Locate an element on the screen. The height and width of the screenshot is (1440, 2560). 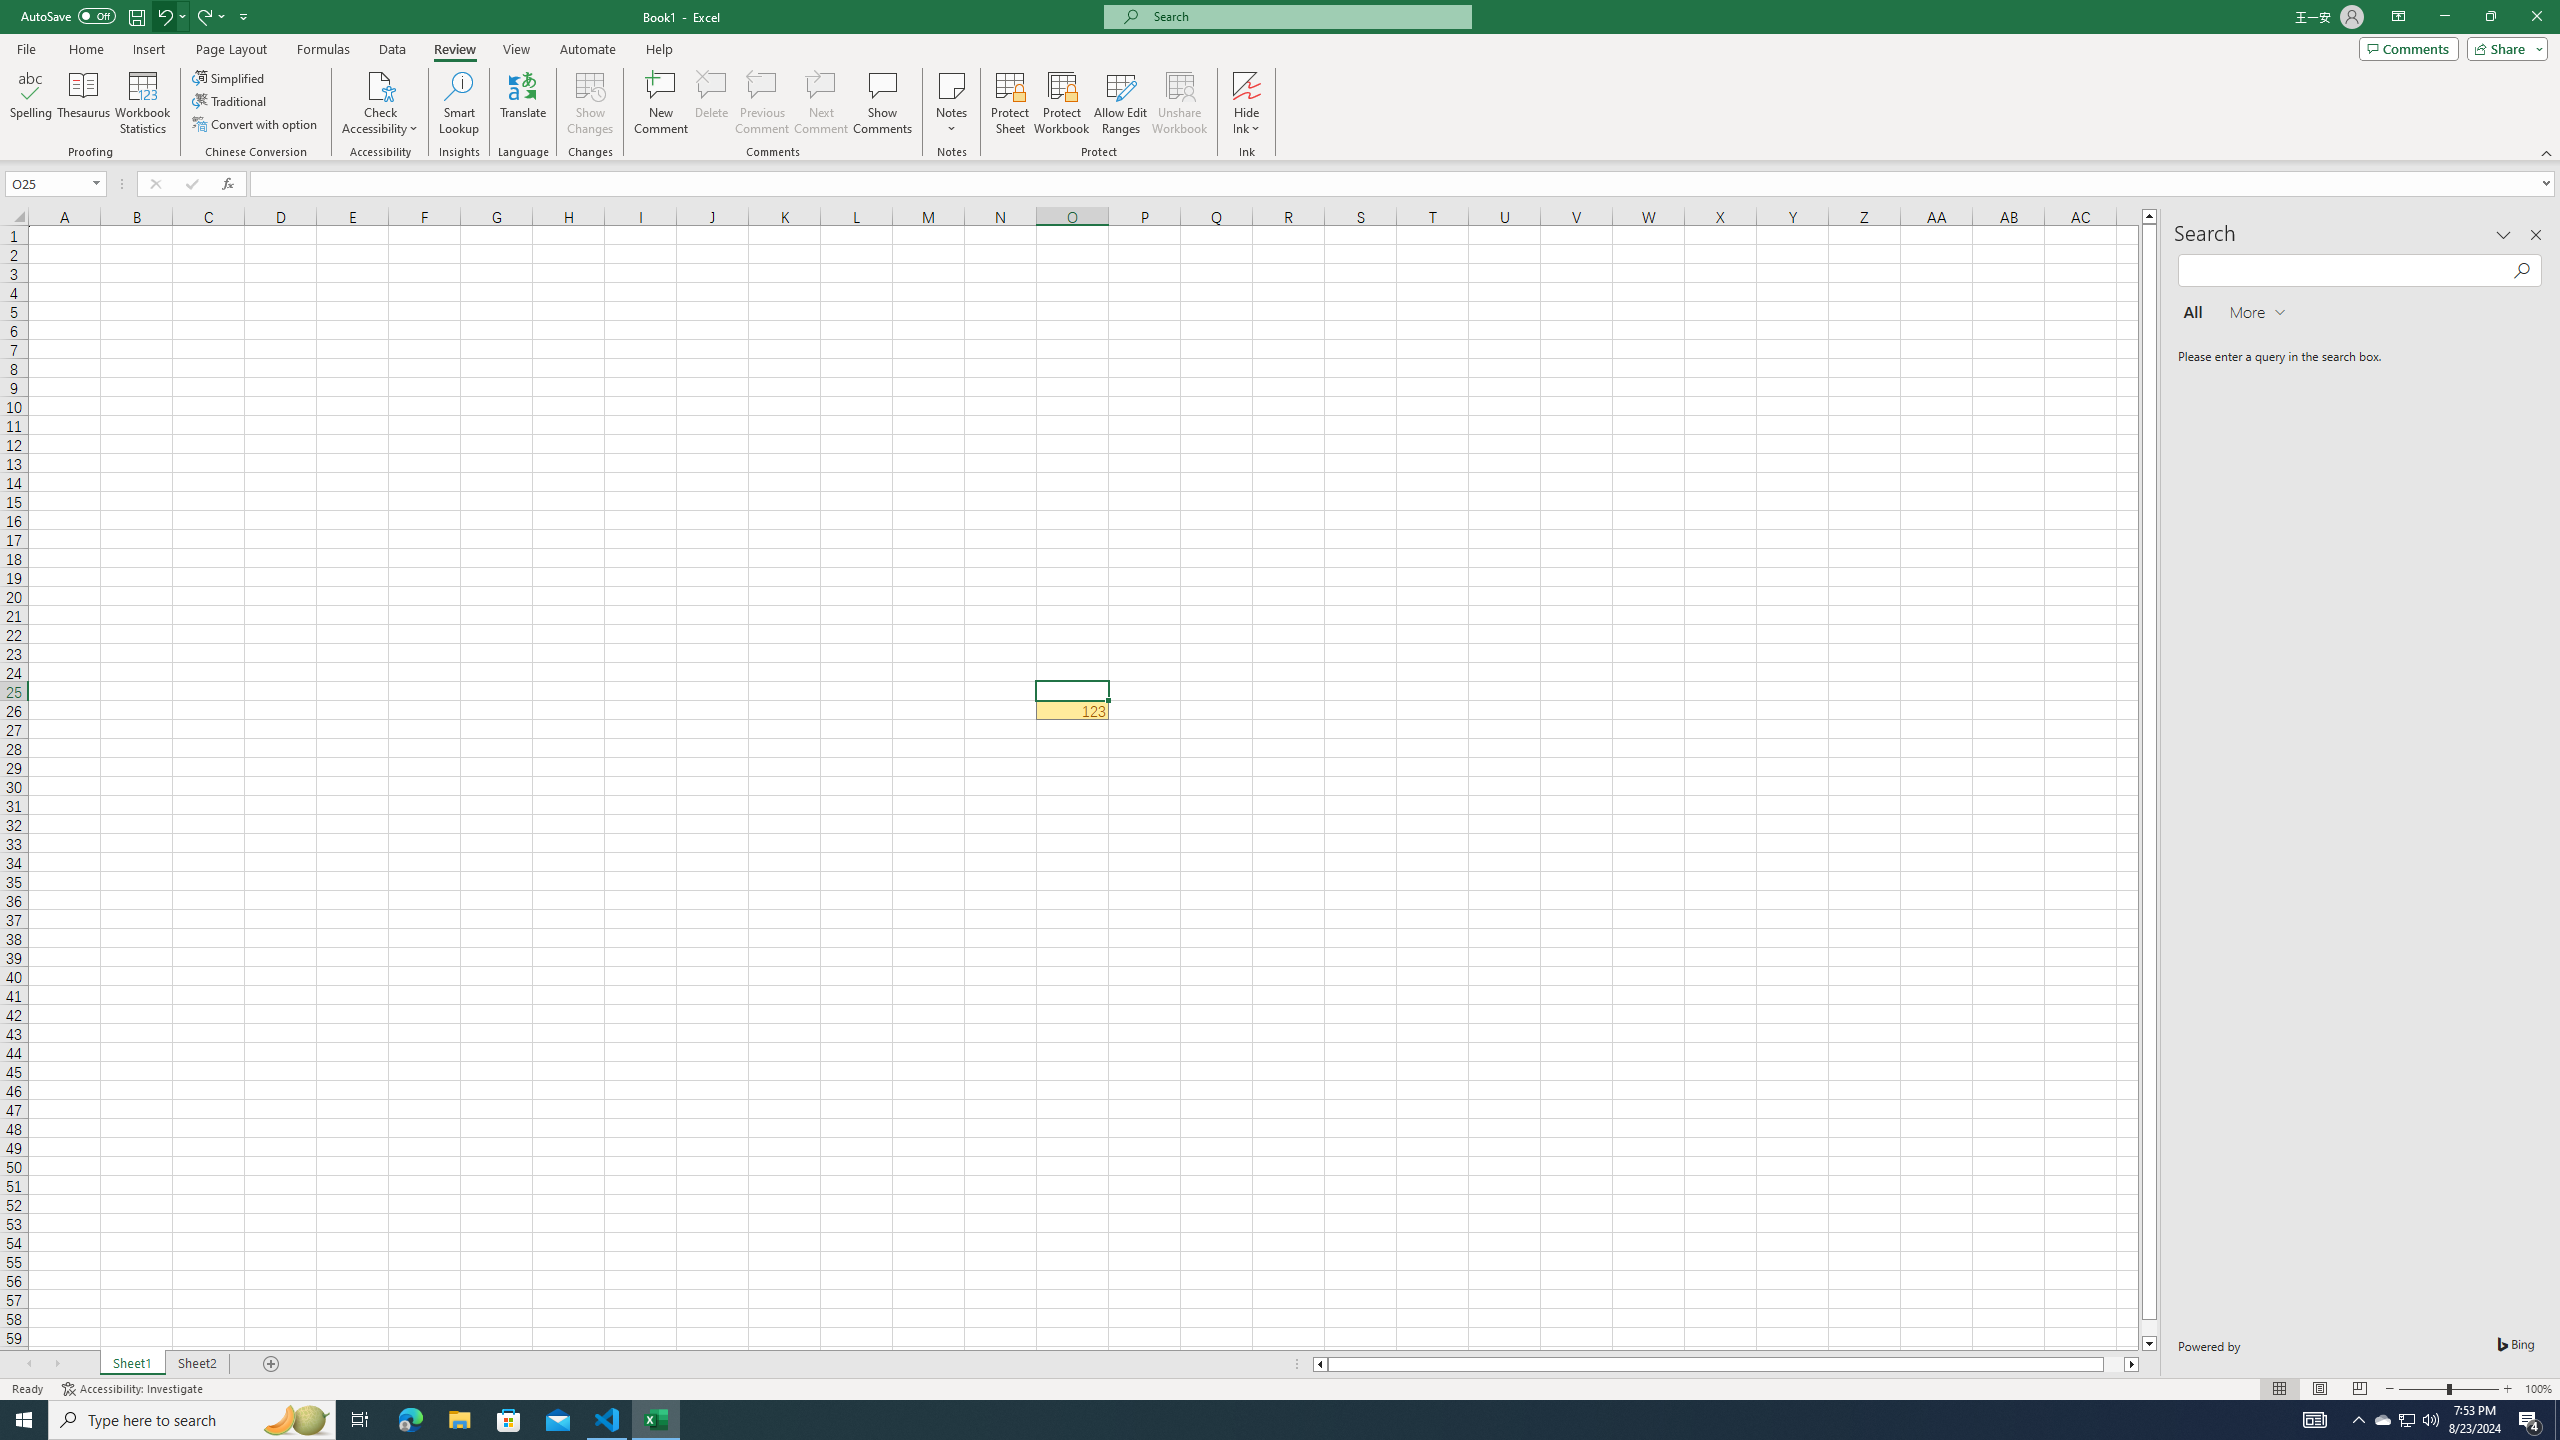
'Accessibility Checker Accessibility: Investigate' is located at coordinates (134, 1389).